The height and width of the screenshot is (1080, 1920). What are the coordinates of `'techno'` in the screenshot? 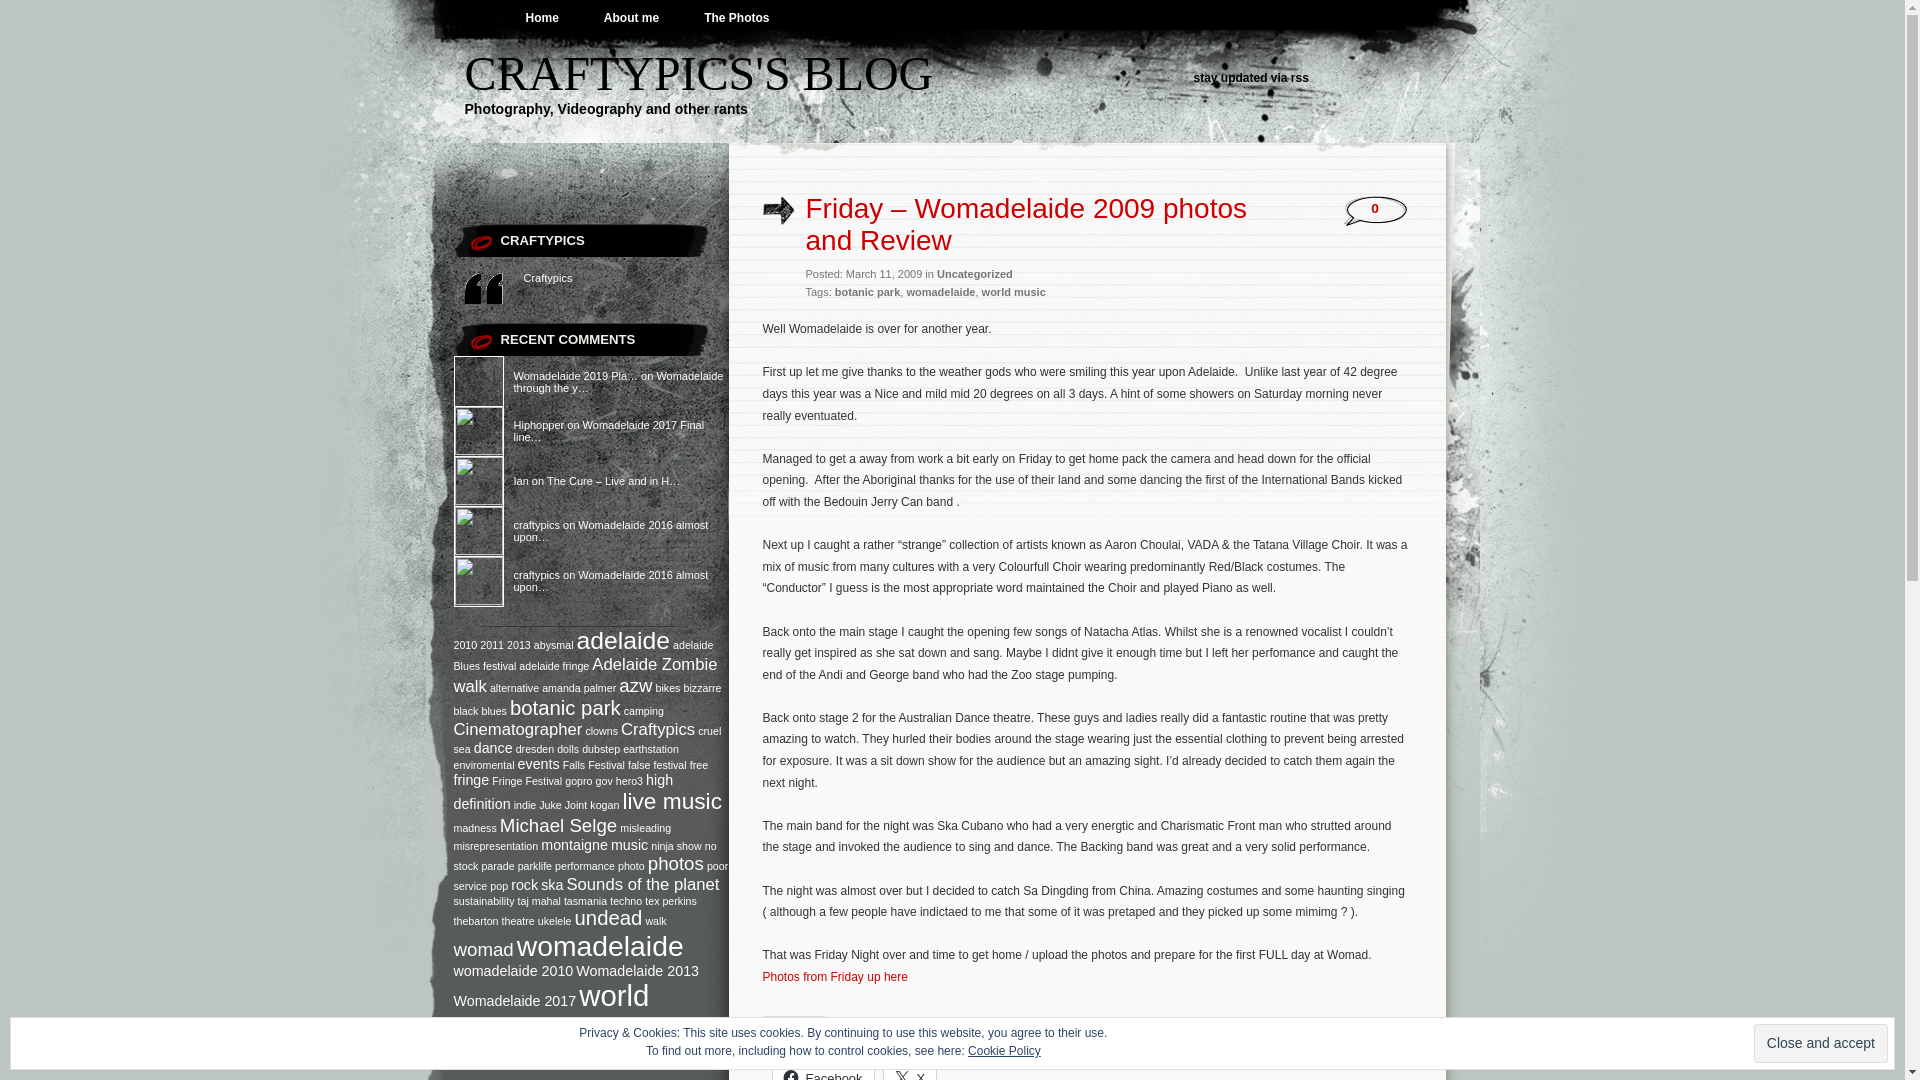 It's located at (624, 901).